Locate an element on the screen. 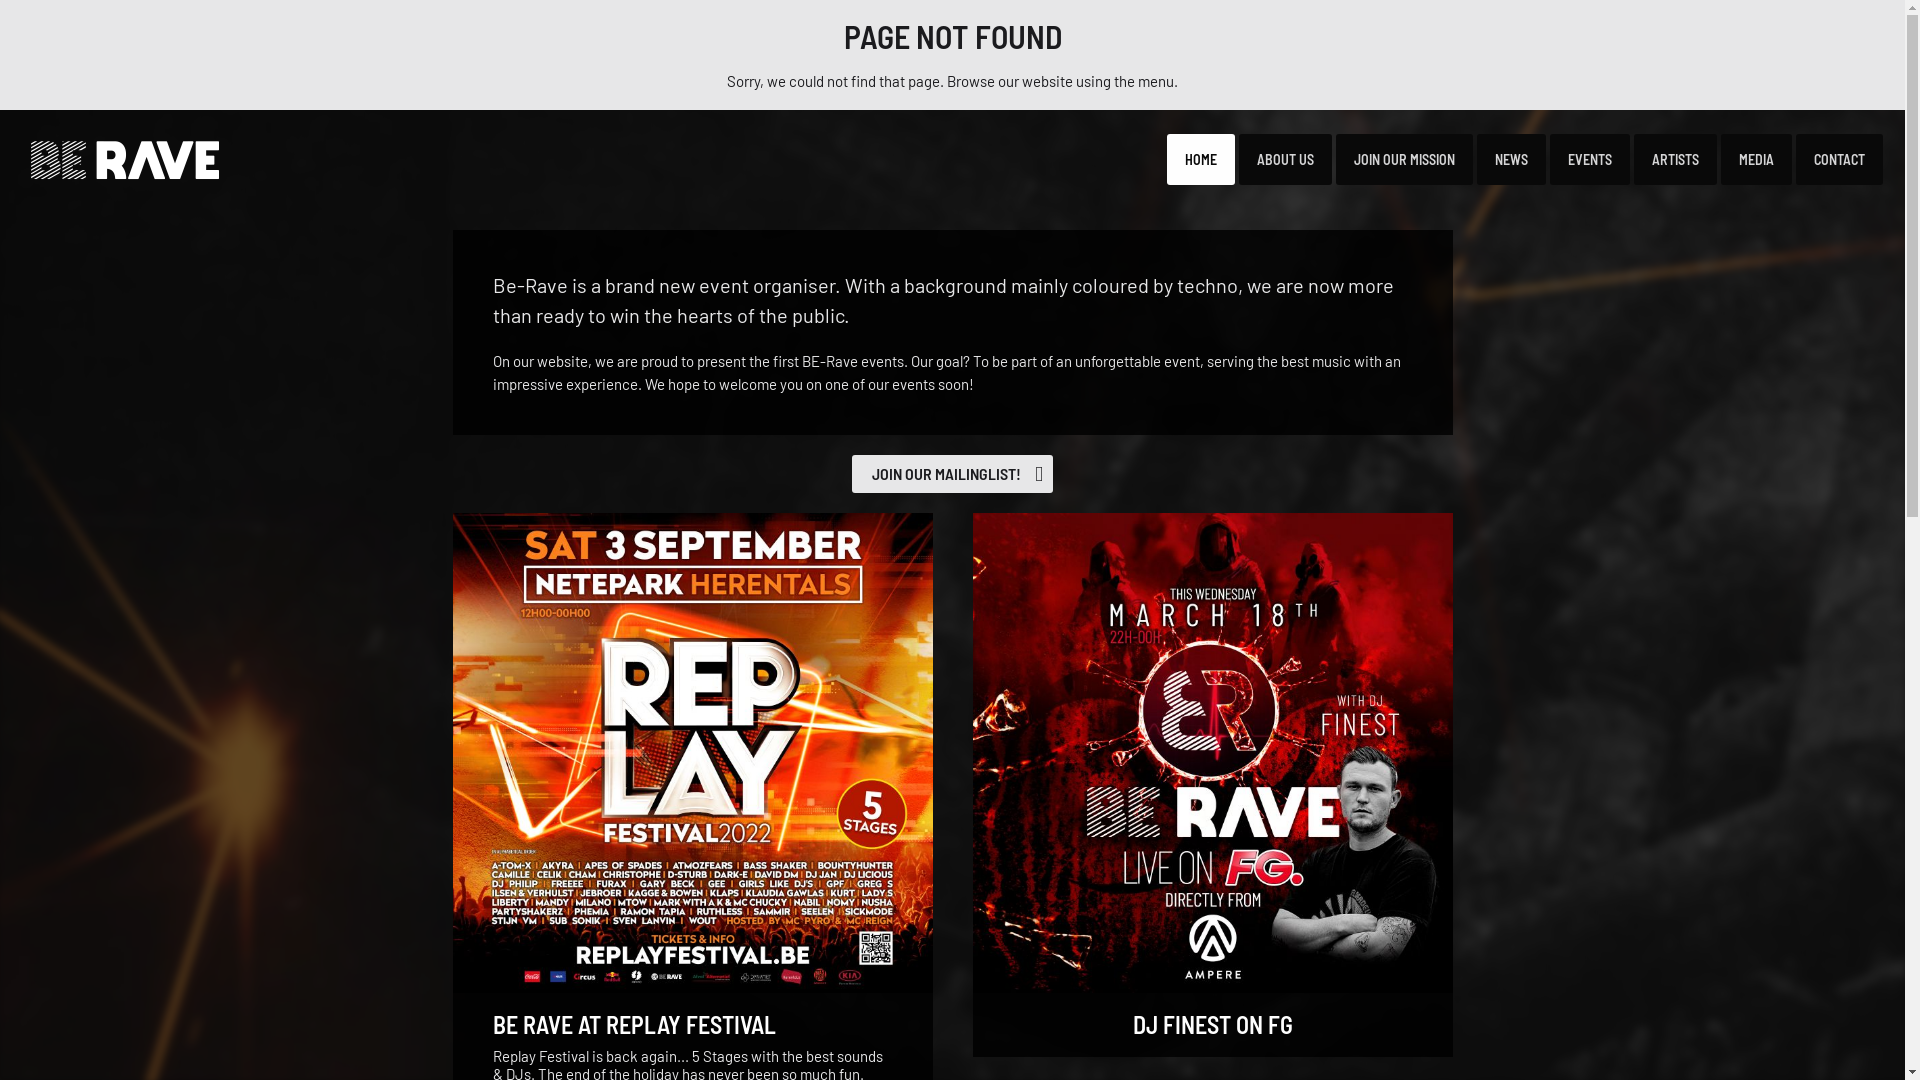 The height and width of the screenshot is (1080, 1920). 'ARTISTS' is located at coordinates (1675, 158).